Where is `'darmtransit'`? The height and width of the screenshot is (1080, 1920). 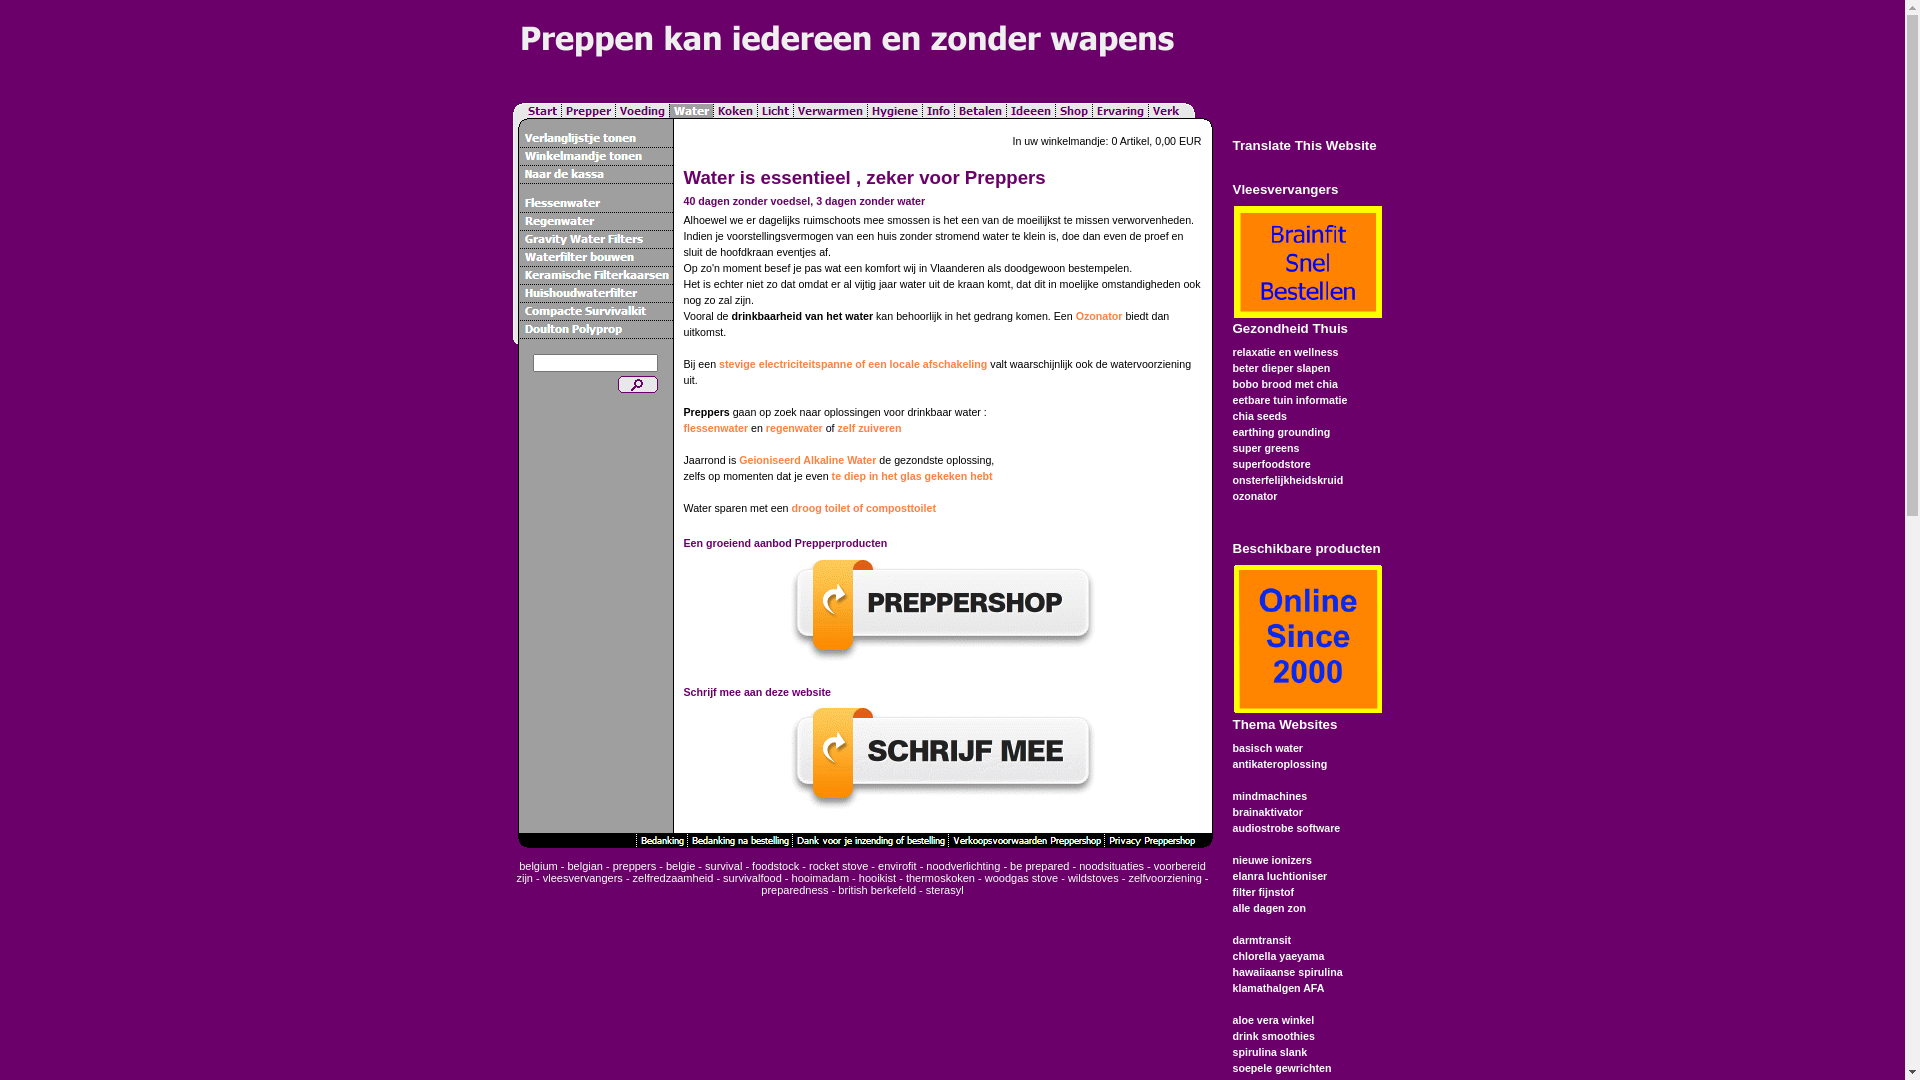 'darmtransit' is located at coordinates (1260, 940).